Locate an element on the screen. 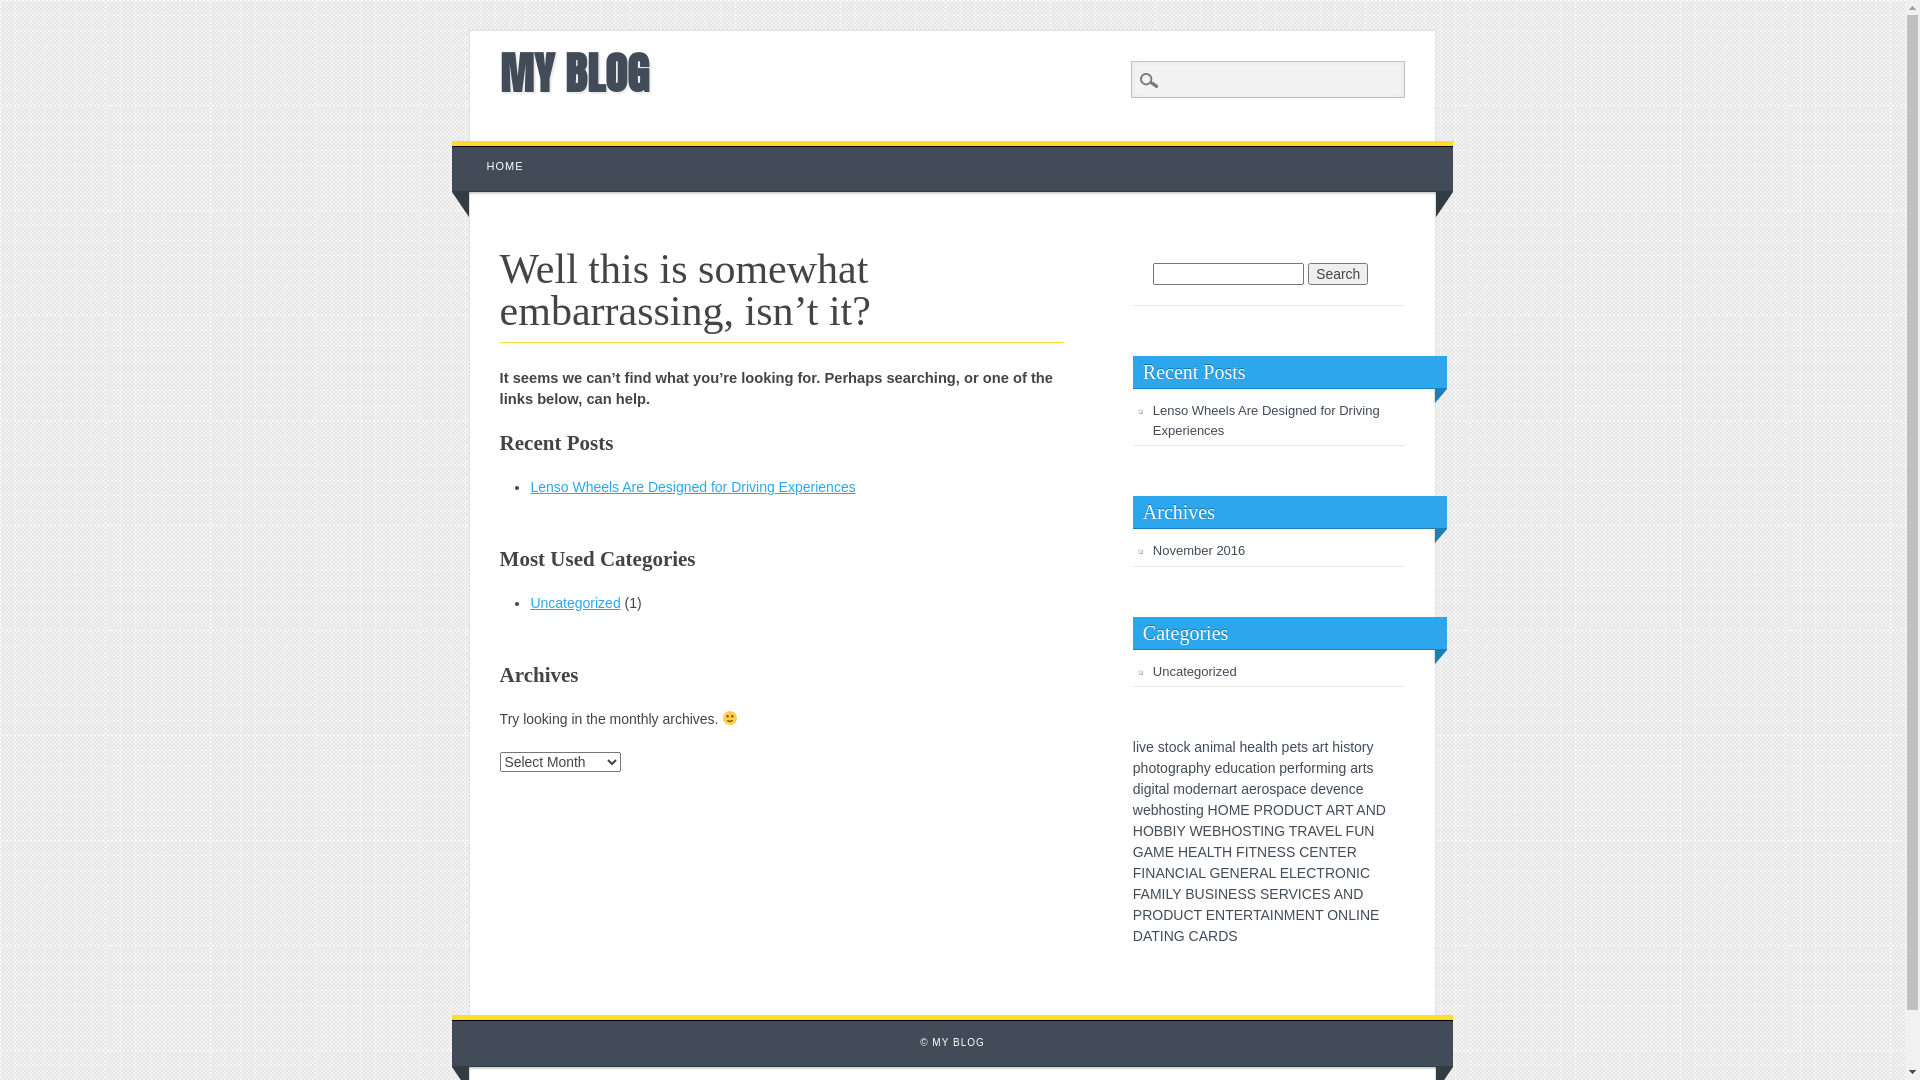 The height and width of the screenshot is (1080, 1920). 'Y' is located at coordinates (1176, 893).